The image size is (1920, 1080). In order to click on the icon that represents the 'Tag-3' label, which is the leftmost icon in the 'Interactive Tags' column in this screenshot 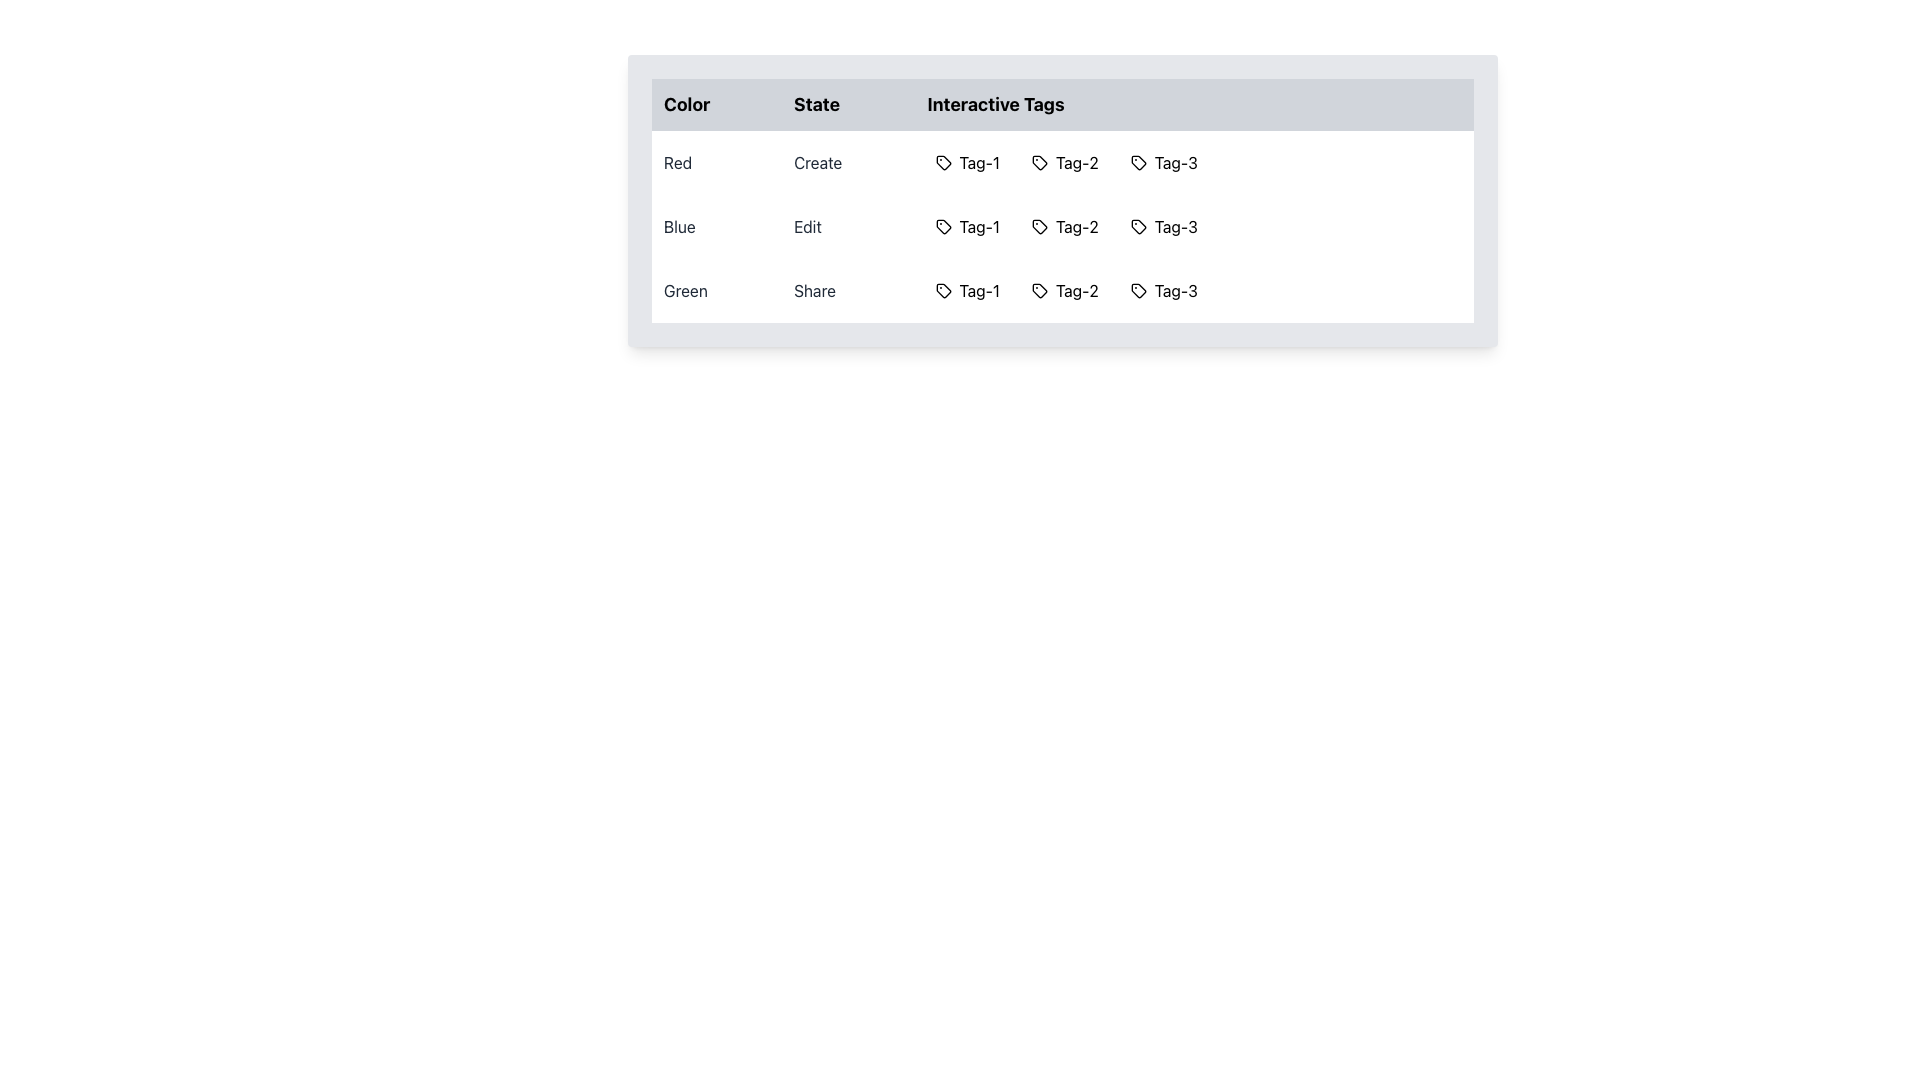, I will do `click(1138, 161)`.